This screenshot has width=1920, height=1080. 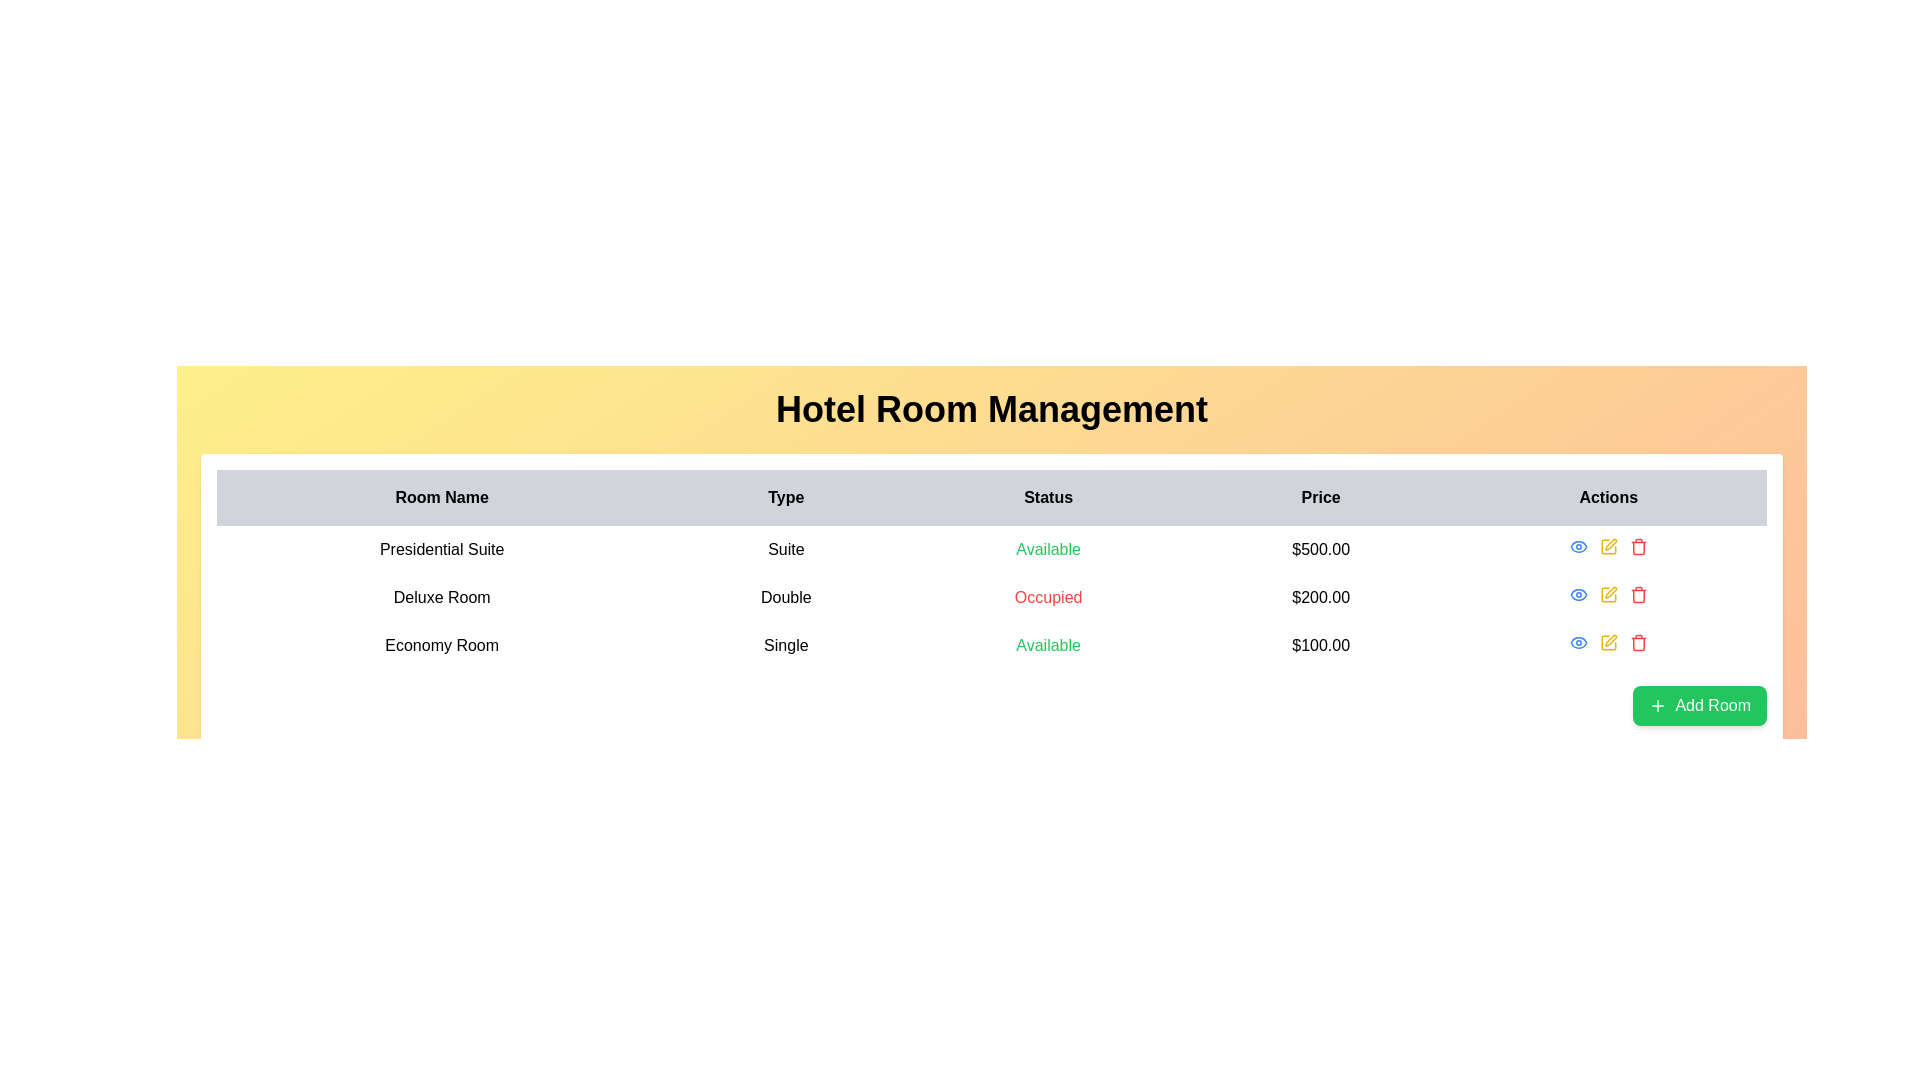 I want to click on the text label displaying 'Single', which is located in the 'Type' column under the 'Economy Room' row of the table, so click(x=785, y=645).